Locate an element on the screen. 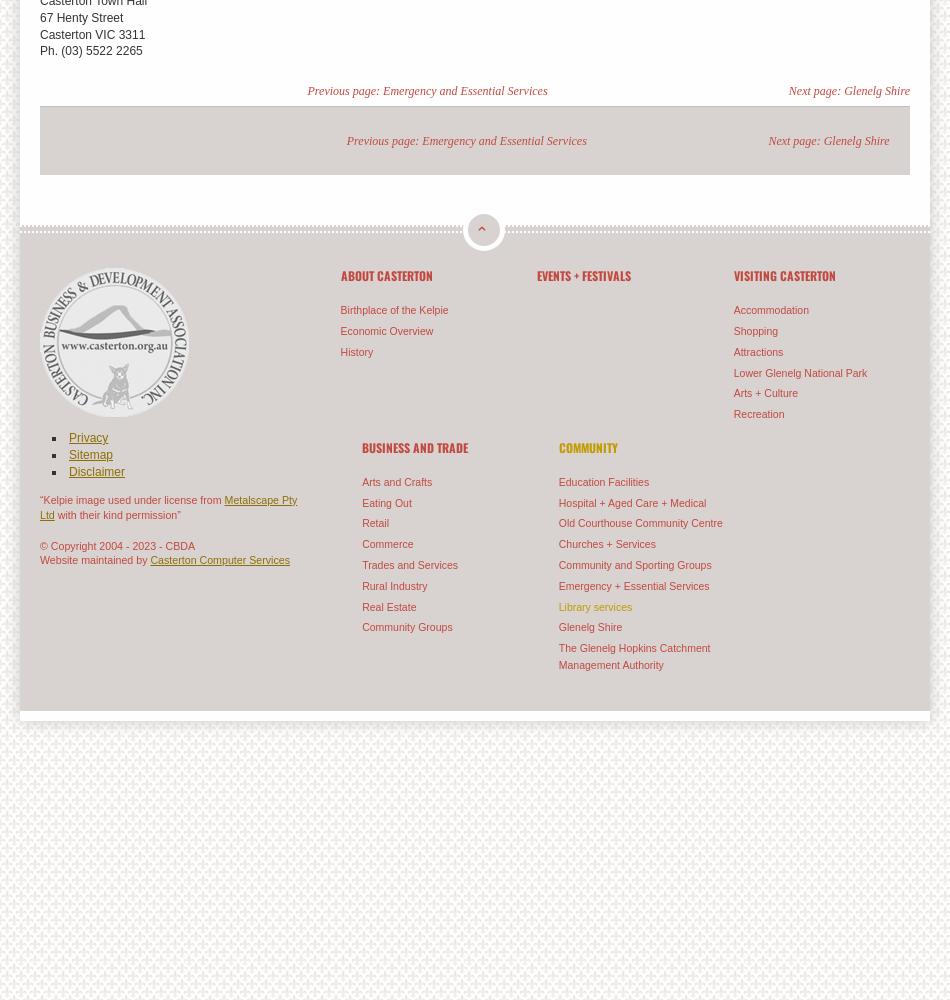  'with their kind permission”' is located at coordinates (117, 514).